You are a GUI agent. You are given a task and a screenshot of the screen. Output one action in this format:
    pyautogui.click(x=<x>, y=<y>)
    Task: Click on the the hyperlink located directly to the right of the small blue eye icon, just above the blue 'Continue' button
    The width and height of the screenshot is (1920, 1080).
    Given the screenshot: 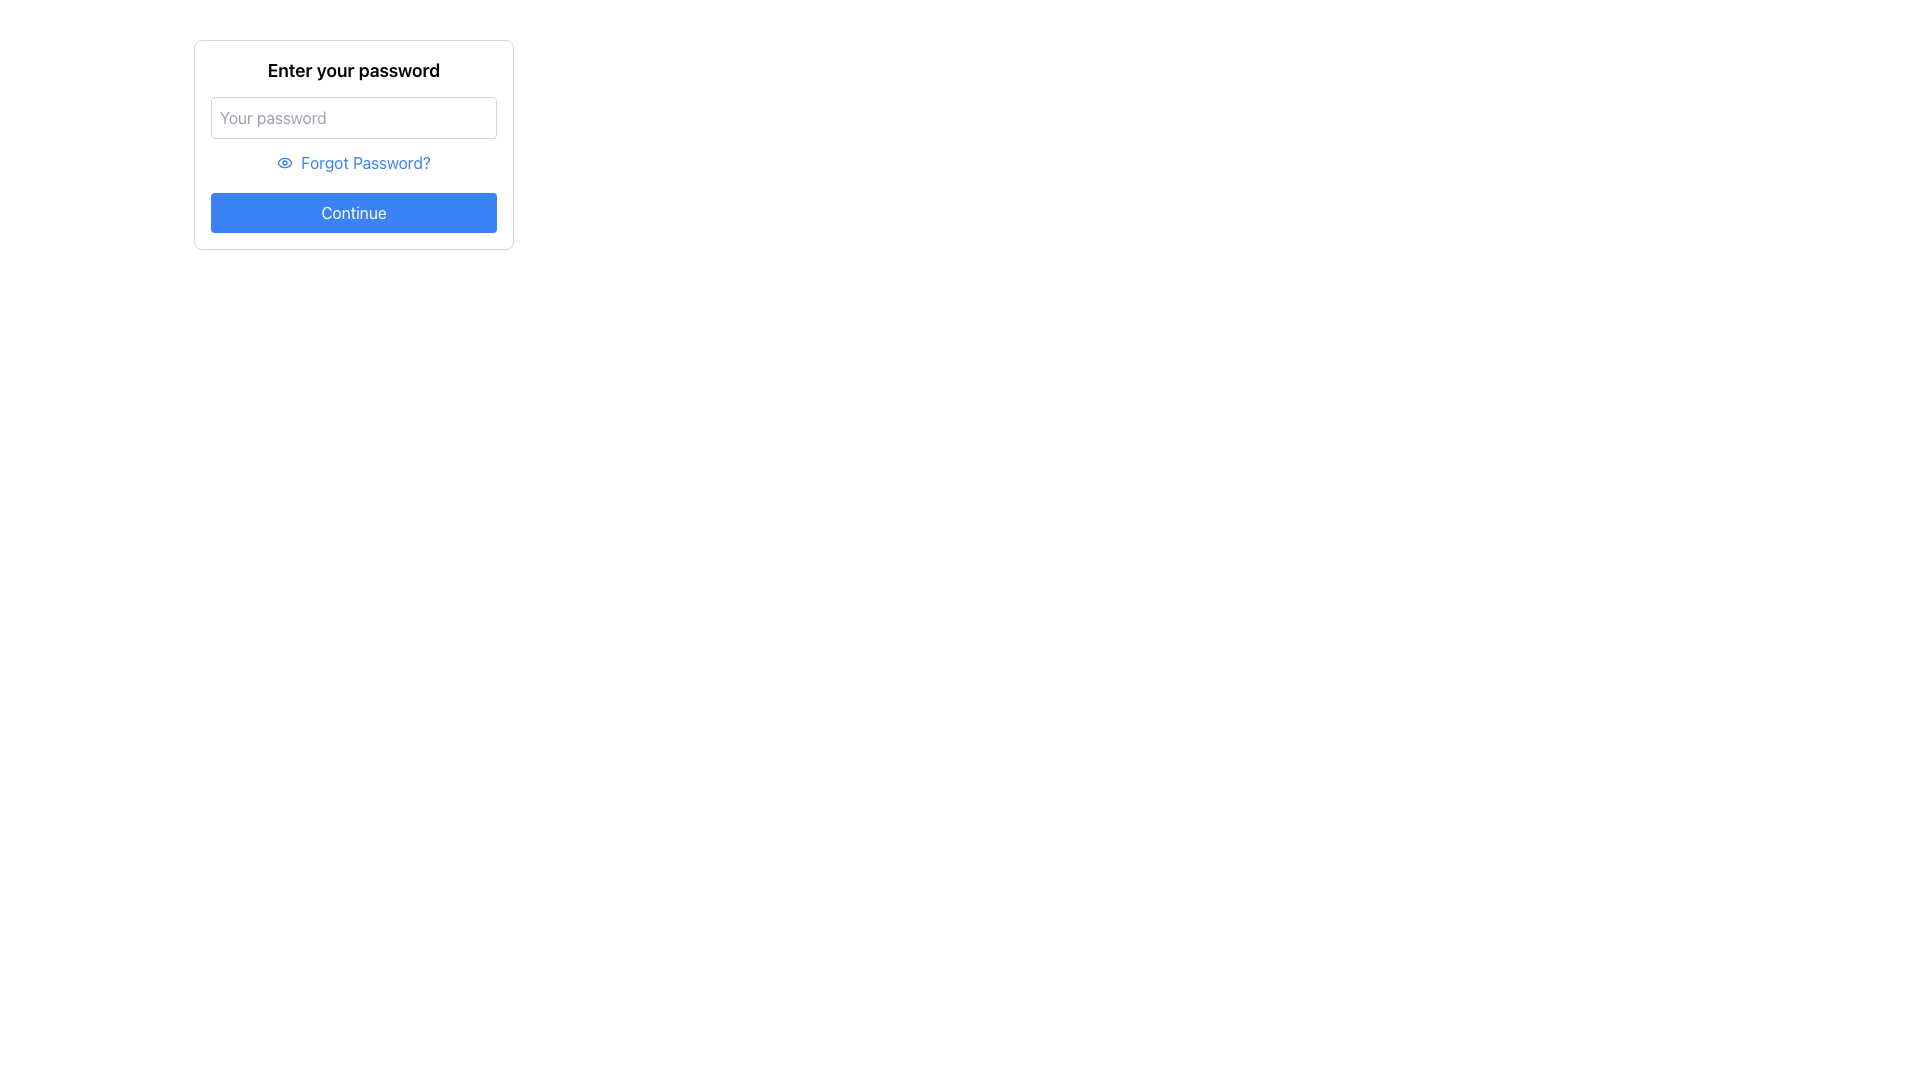 What is the action you would take?
    pyautogui.click(x=365, y=161)
    